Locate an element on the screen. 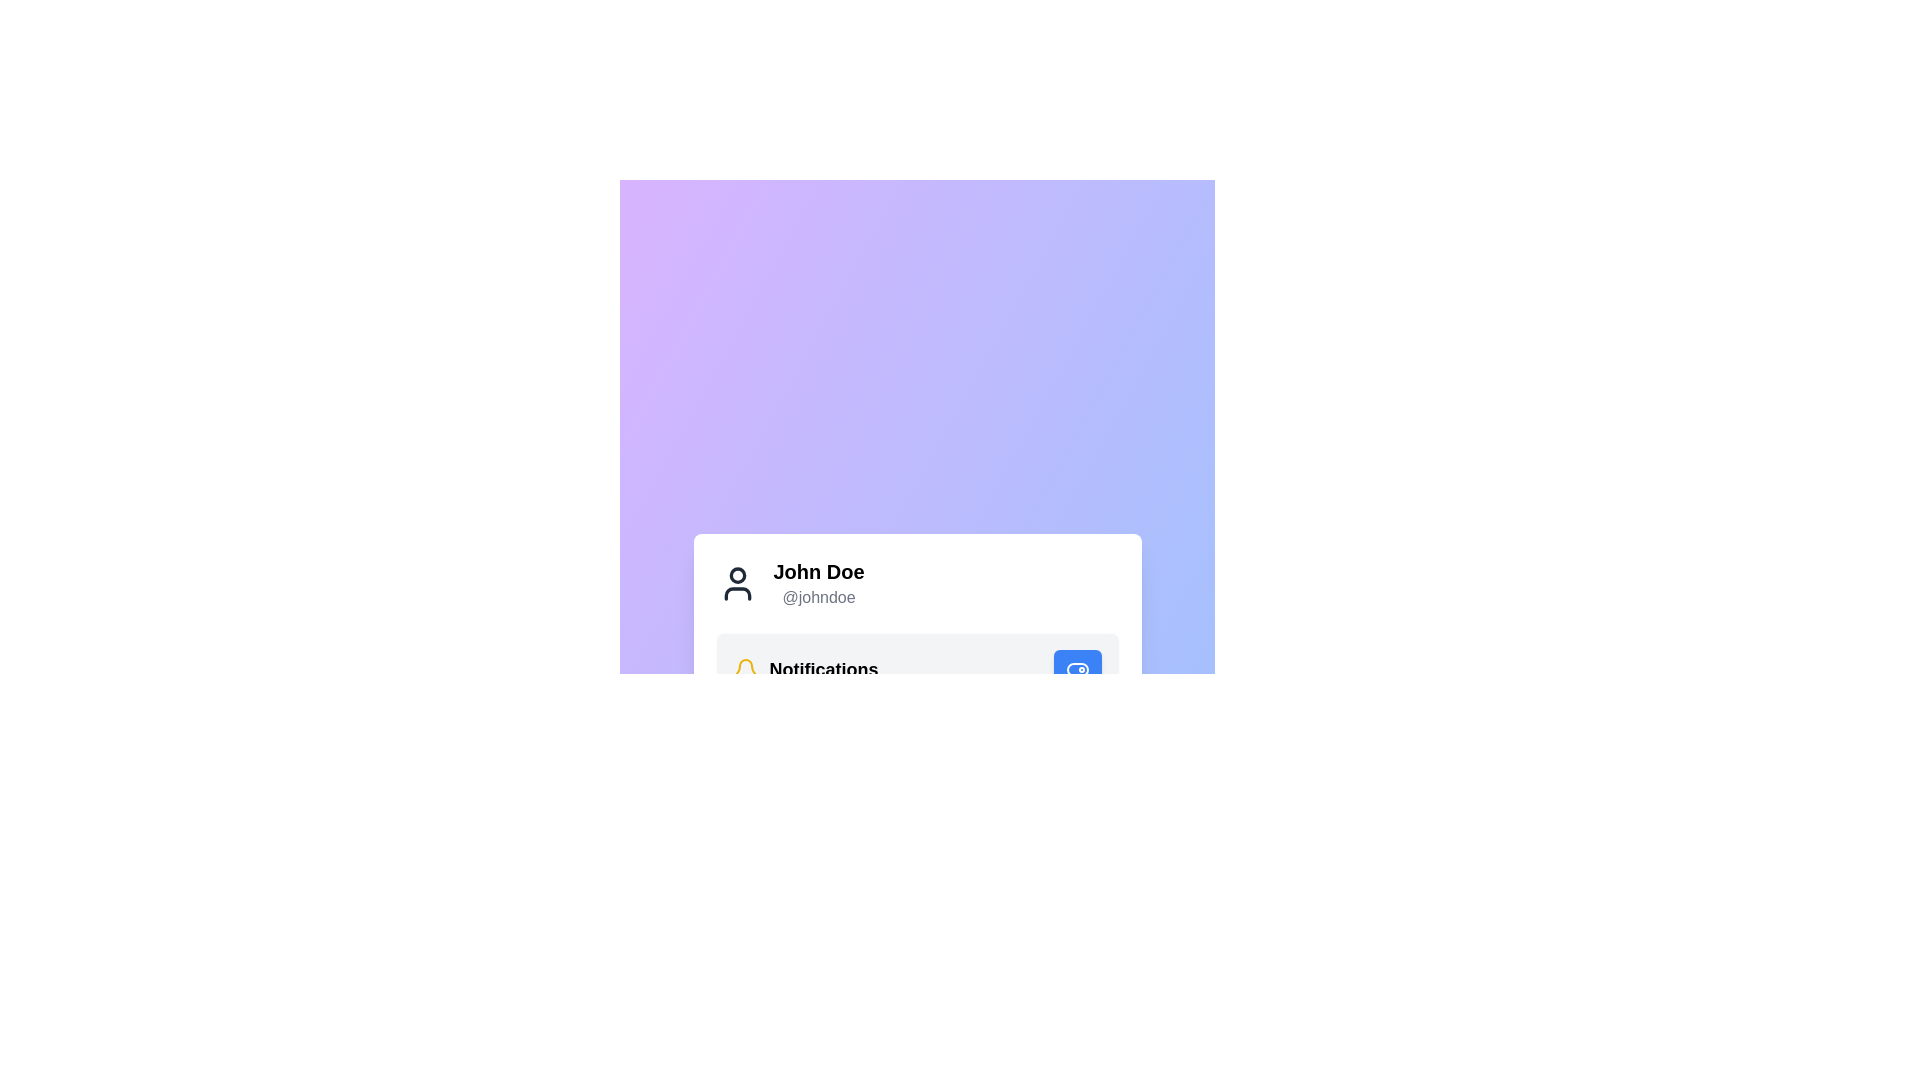 This screenshot has height=1080, width=1920. the toggle background element located on the right side of the toggle switch layout in the user profile interface, below the 'Notifications' section is located at coordinates (1076, 670).